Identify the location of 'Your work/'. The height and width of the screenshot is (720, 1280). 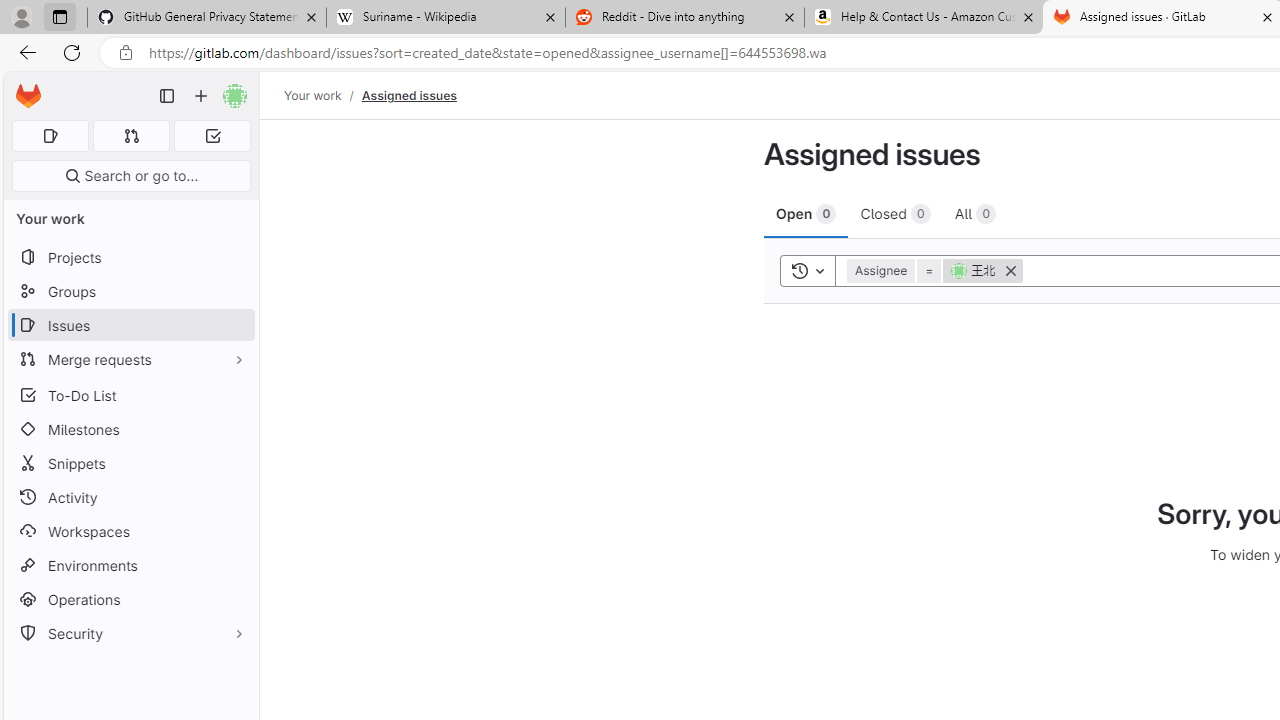
(323, 95).